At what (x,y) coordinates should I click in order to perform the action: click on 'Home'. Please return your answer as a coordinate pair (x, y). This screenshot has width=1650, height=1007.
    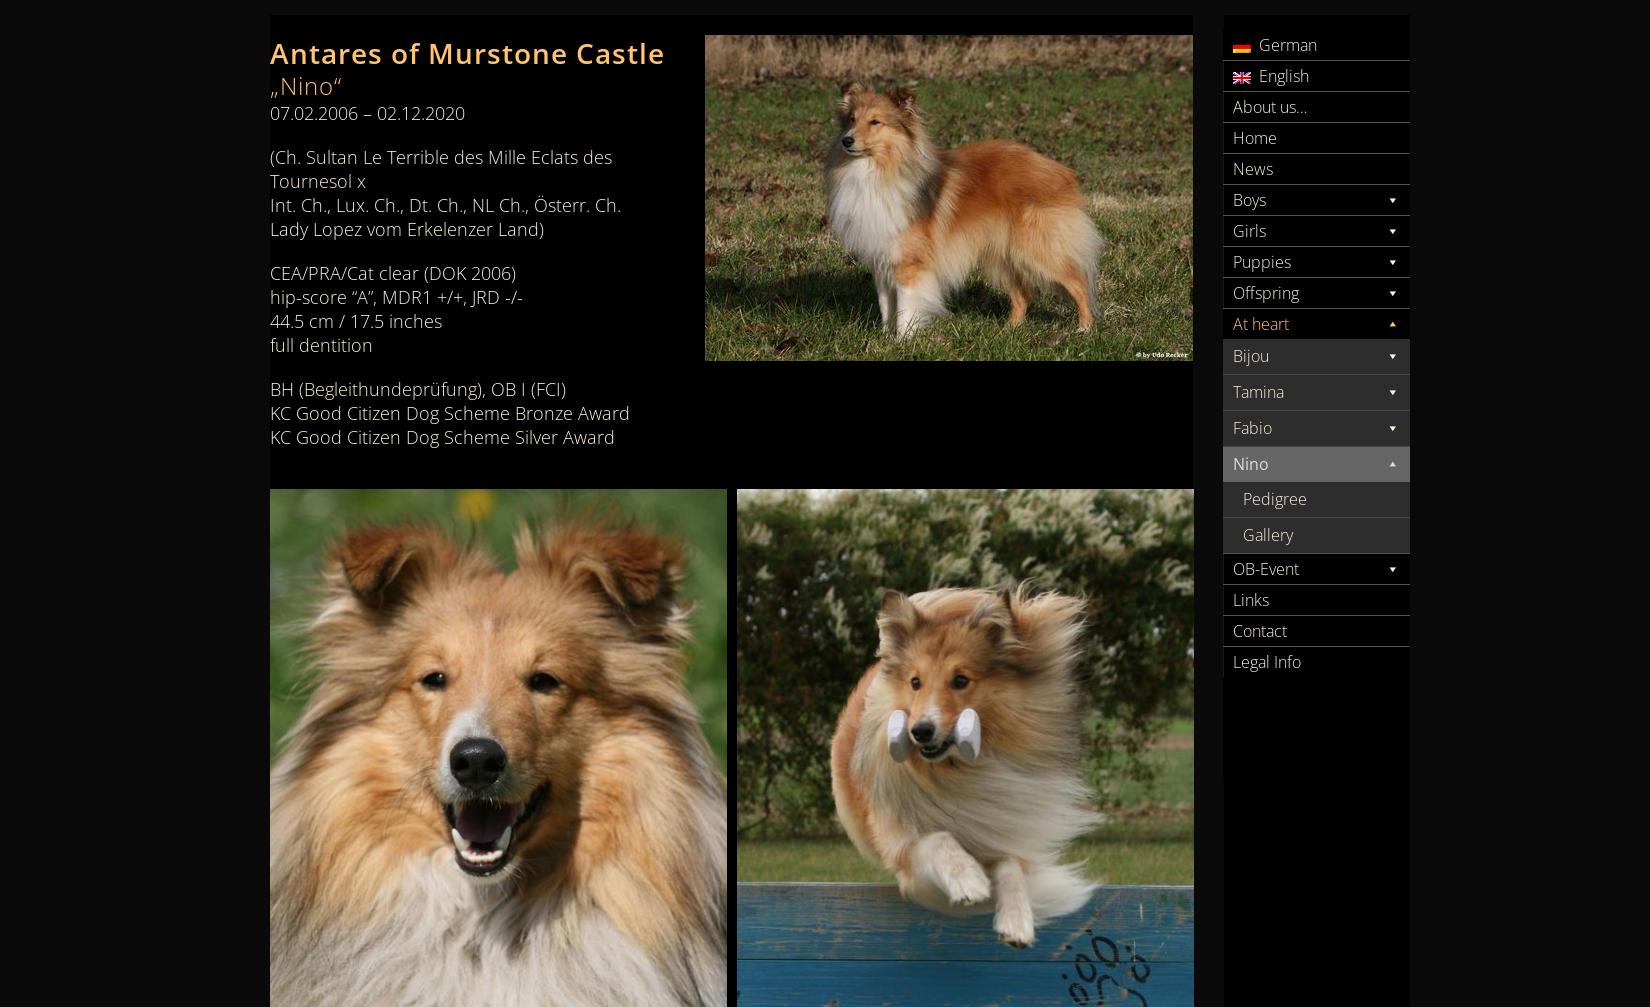
    Looking at the image, I should click on (1253, 137).